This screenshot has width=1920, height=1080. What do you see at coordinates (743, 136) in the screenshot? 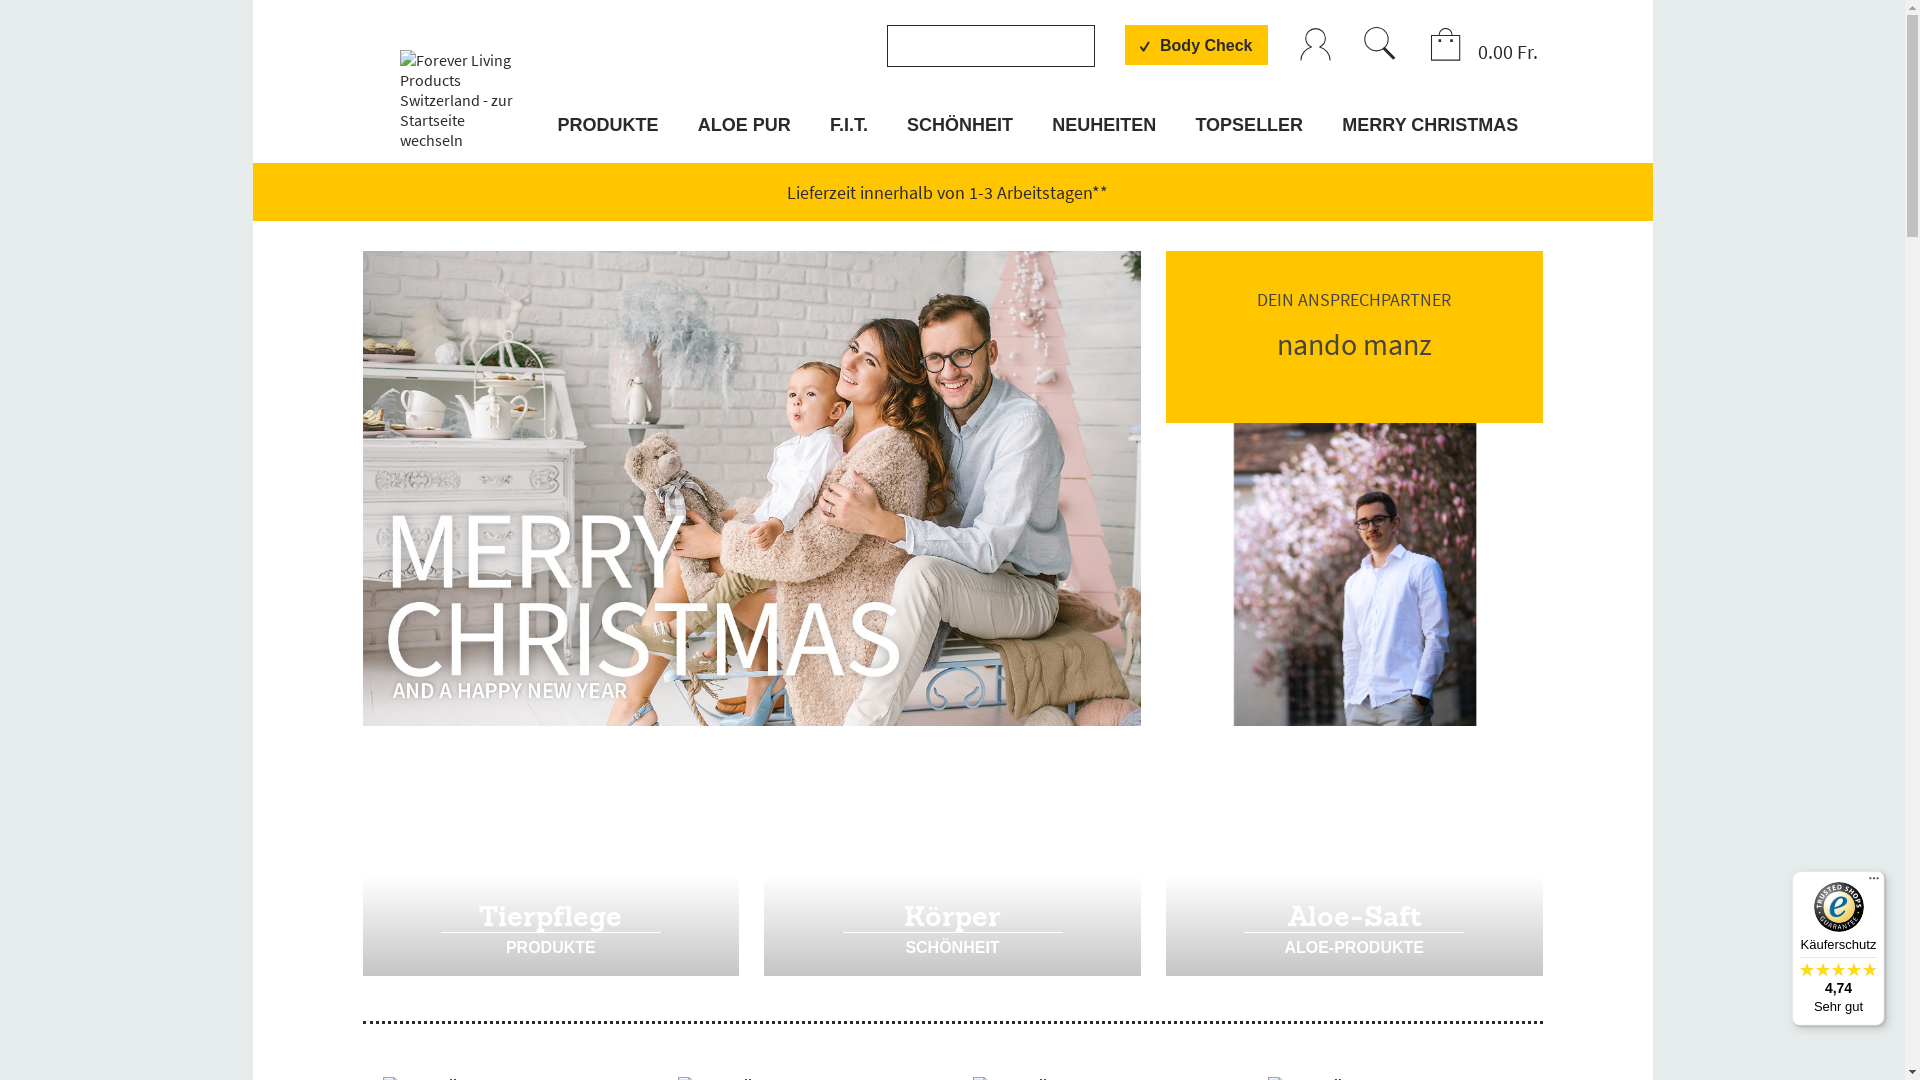
I see `'ALOE PUR'` at bounding box center [743, 136].